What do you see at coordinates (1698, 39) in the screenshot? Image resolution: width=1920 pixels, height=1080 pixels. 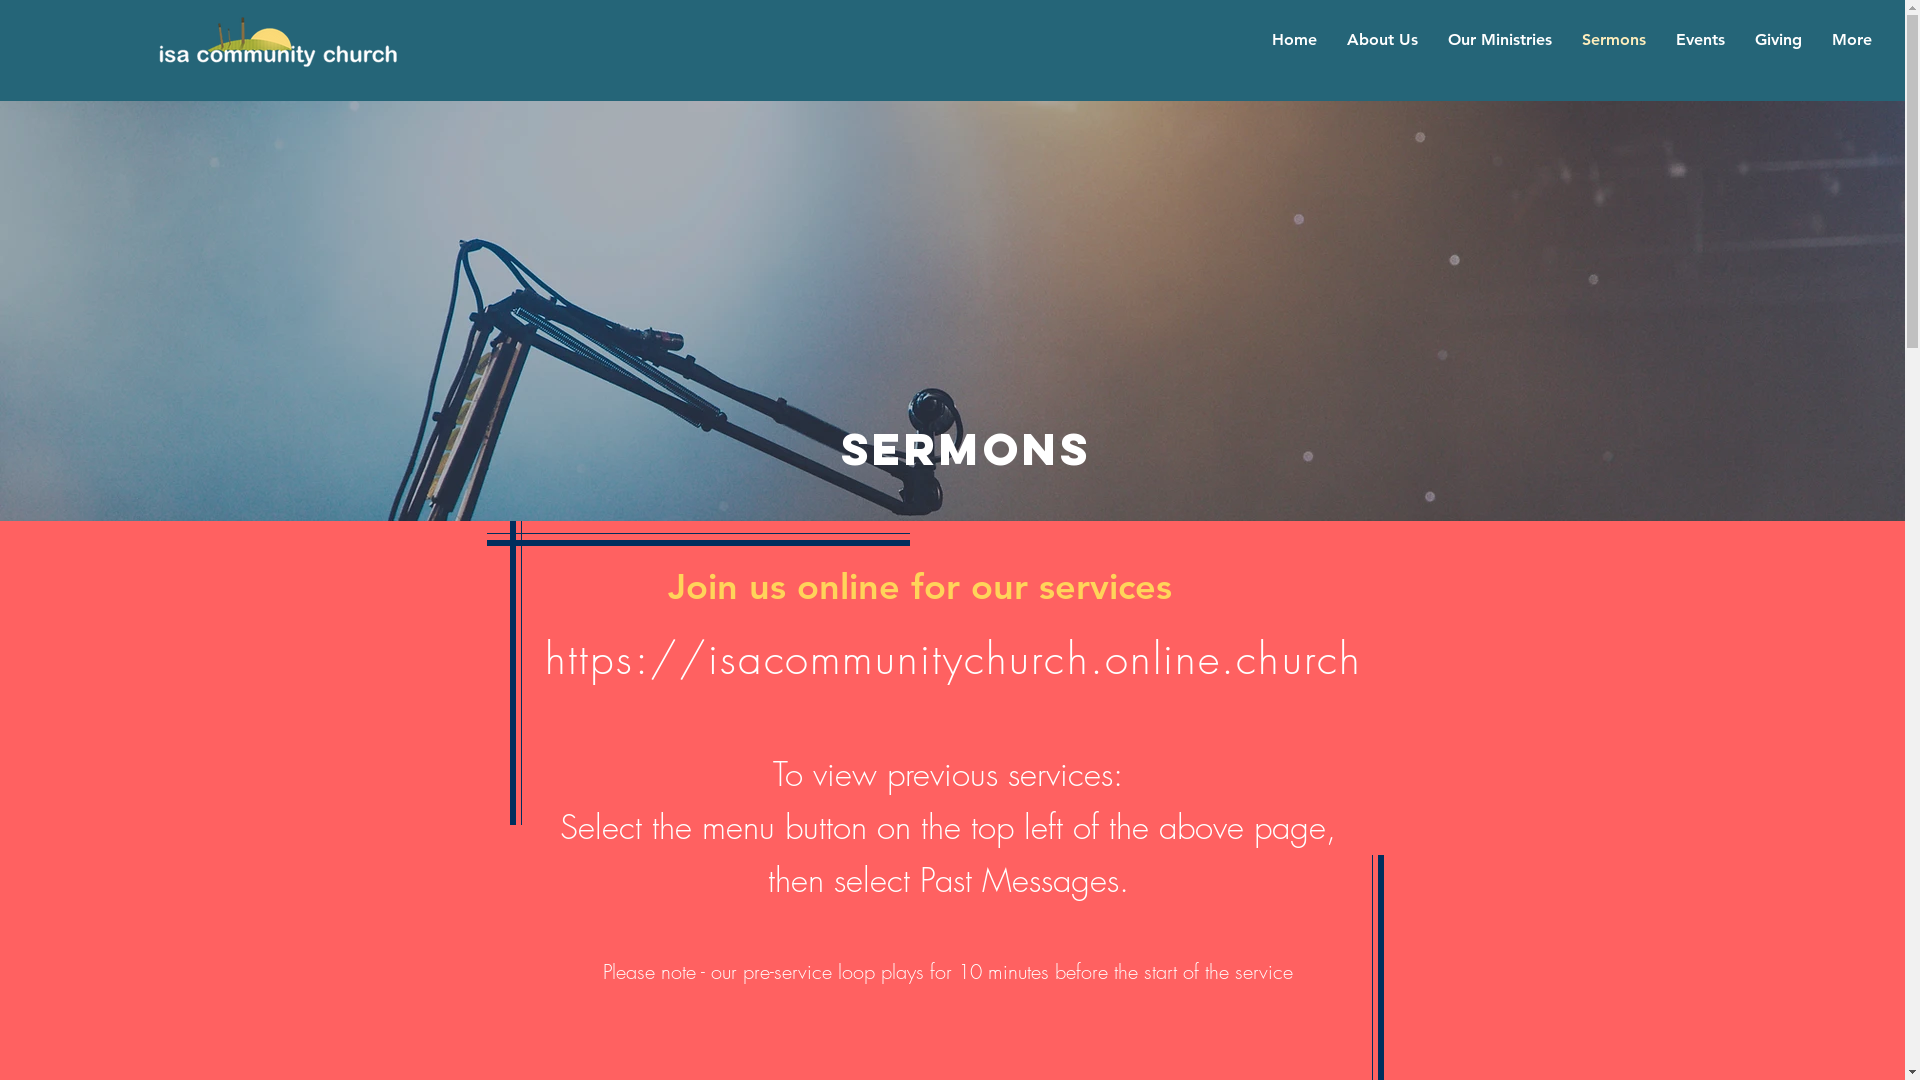 I see `'Events'` at bounding box center [1698, 39].